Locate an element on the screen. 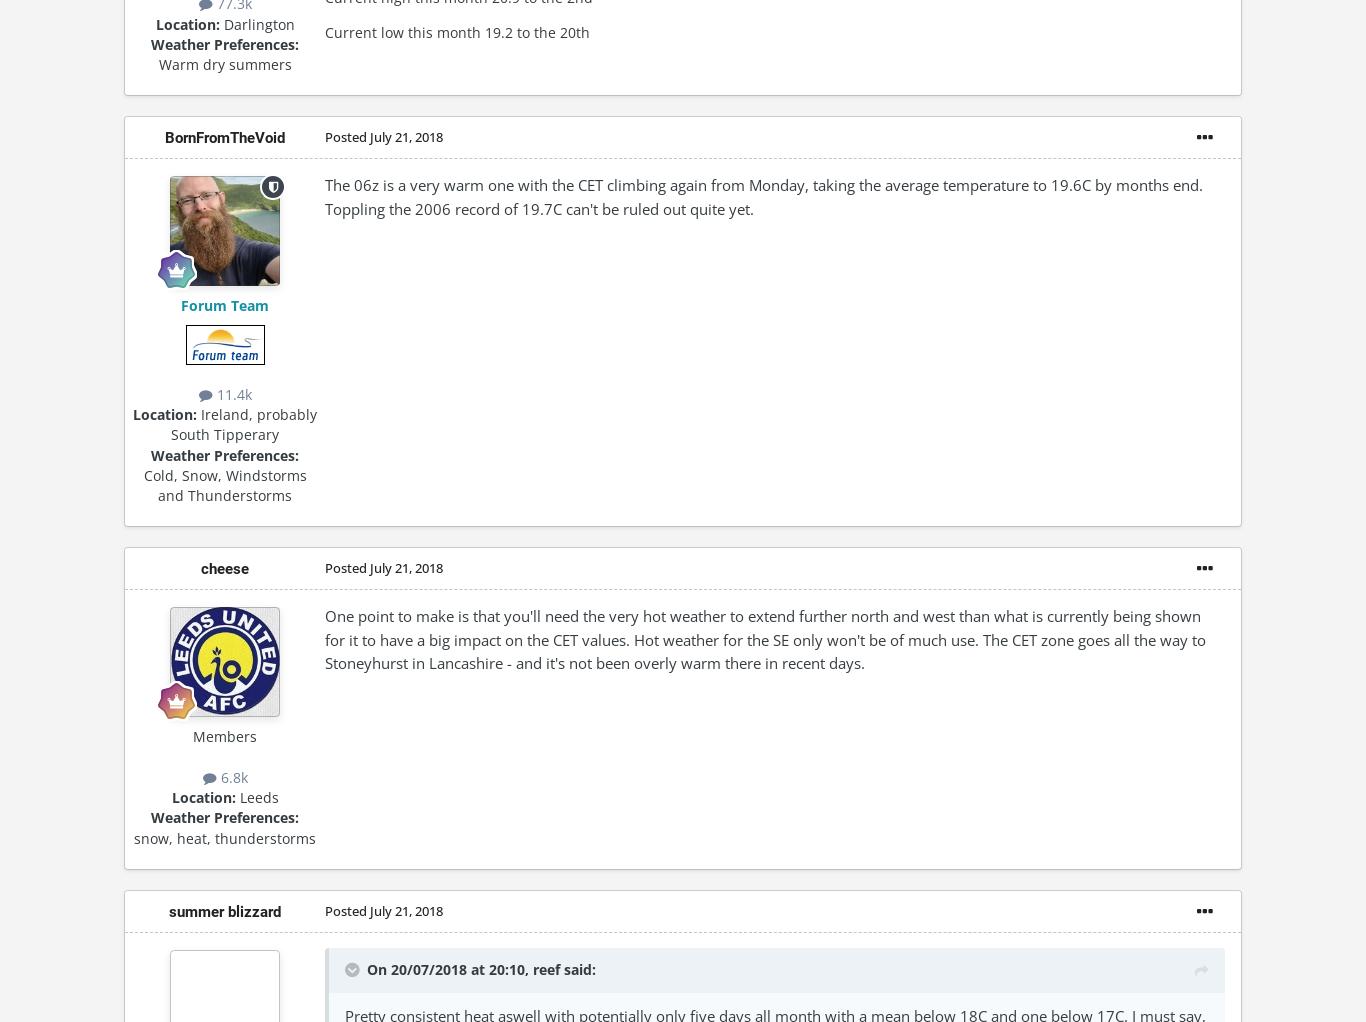 This screenshot has height=1022, width=1366. 'Leeds' is located at coordinates (256, 797).